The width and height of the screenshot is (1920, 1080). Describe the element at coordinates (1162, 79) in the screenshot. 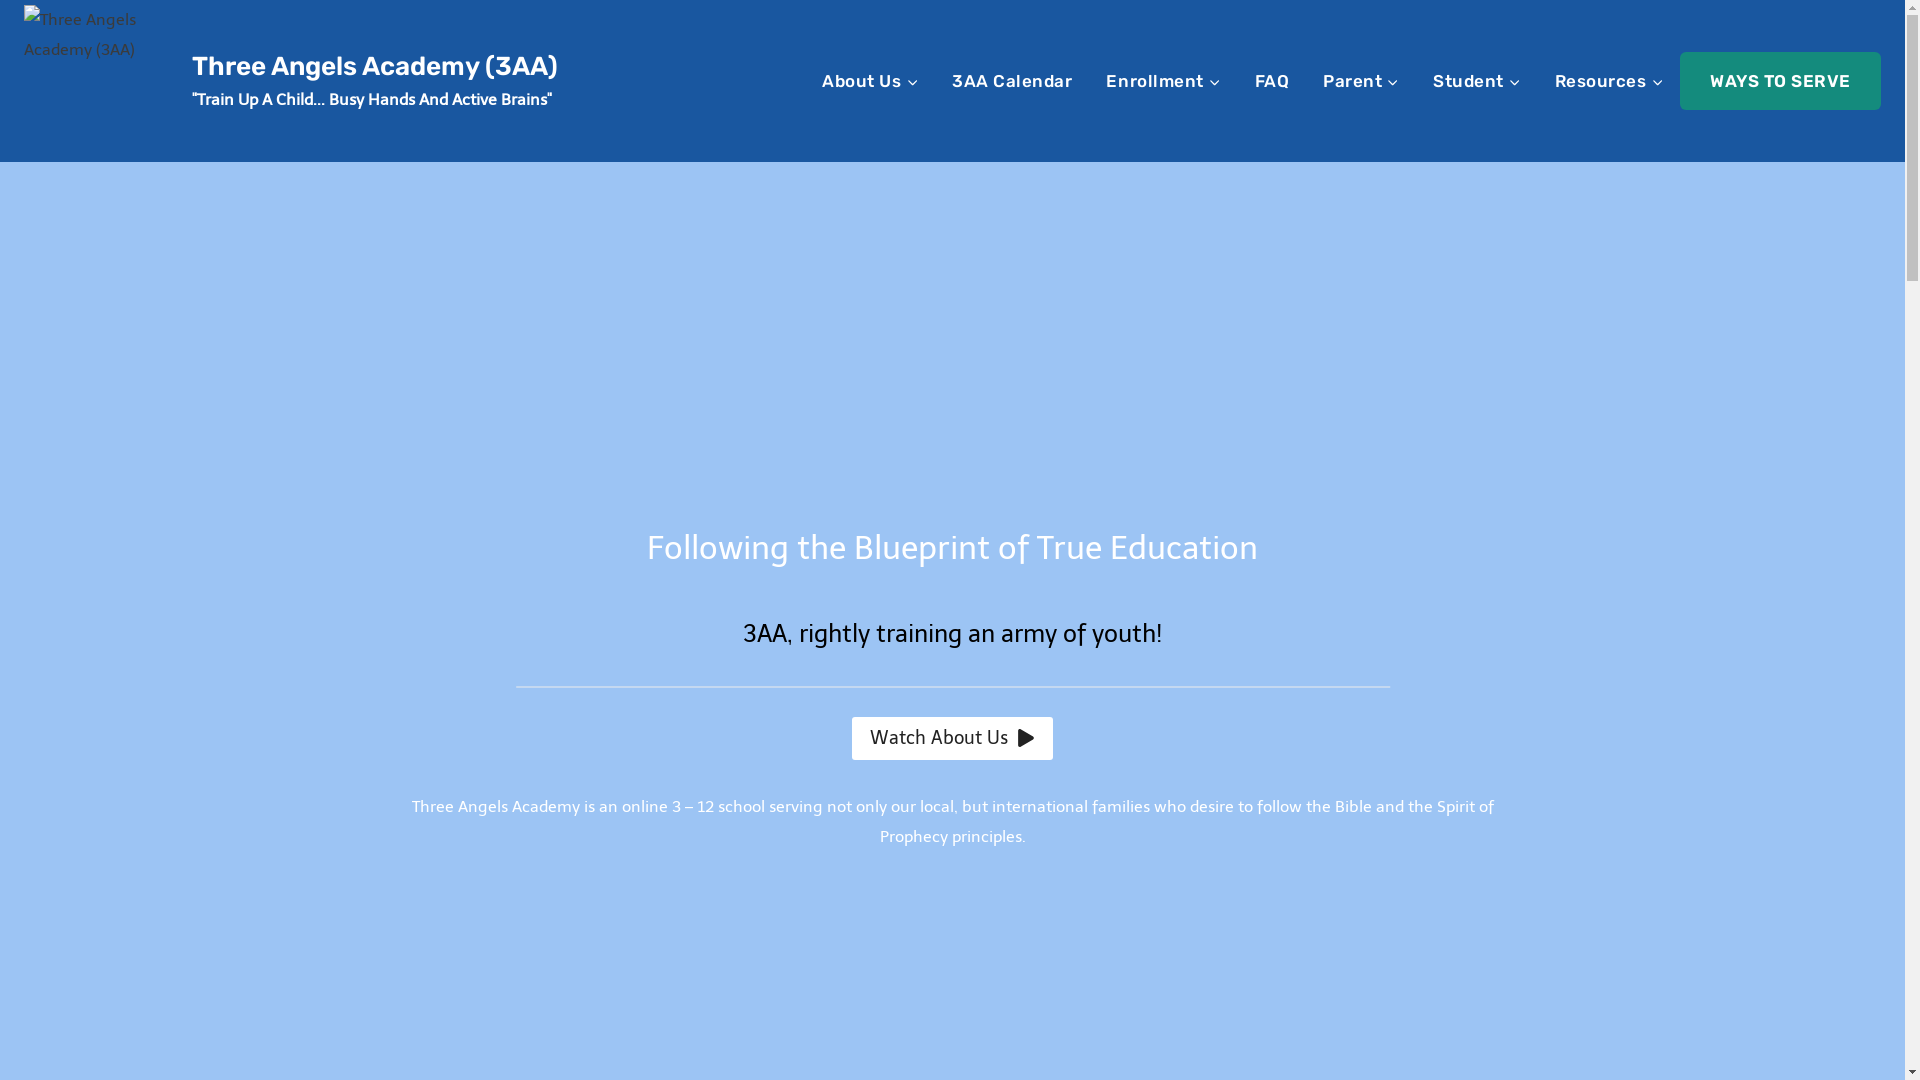

I see `'Enrollment'` at that location.